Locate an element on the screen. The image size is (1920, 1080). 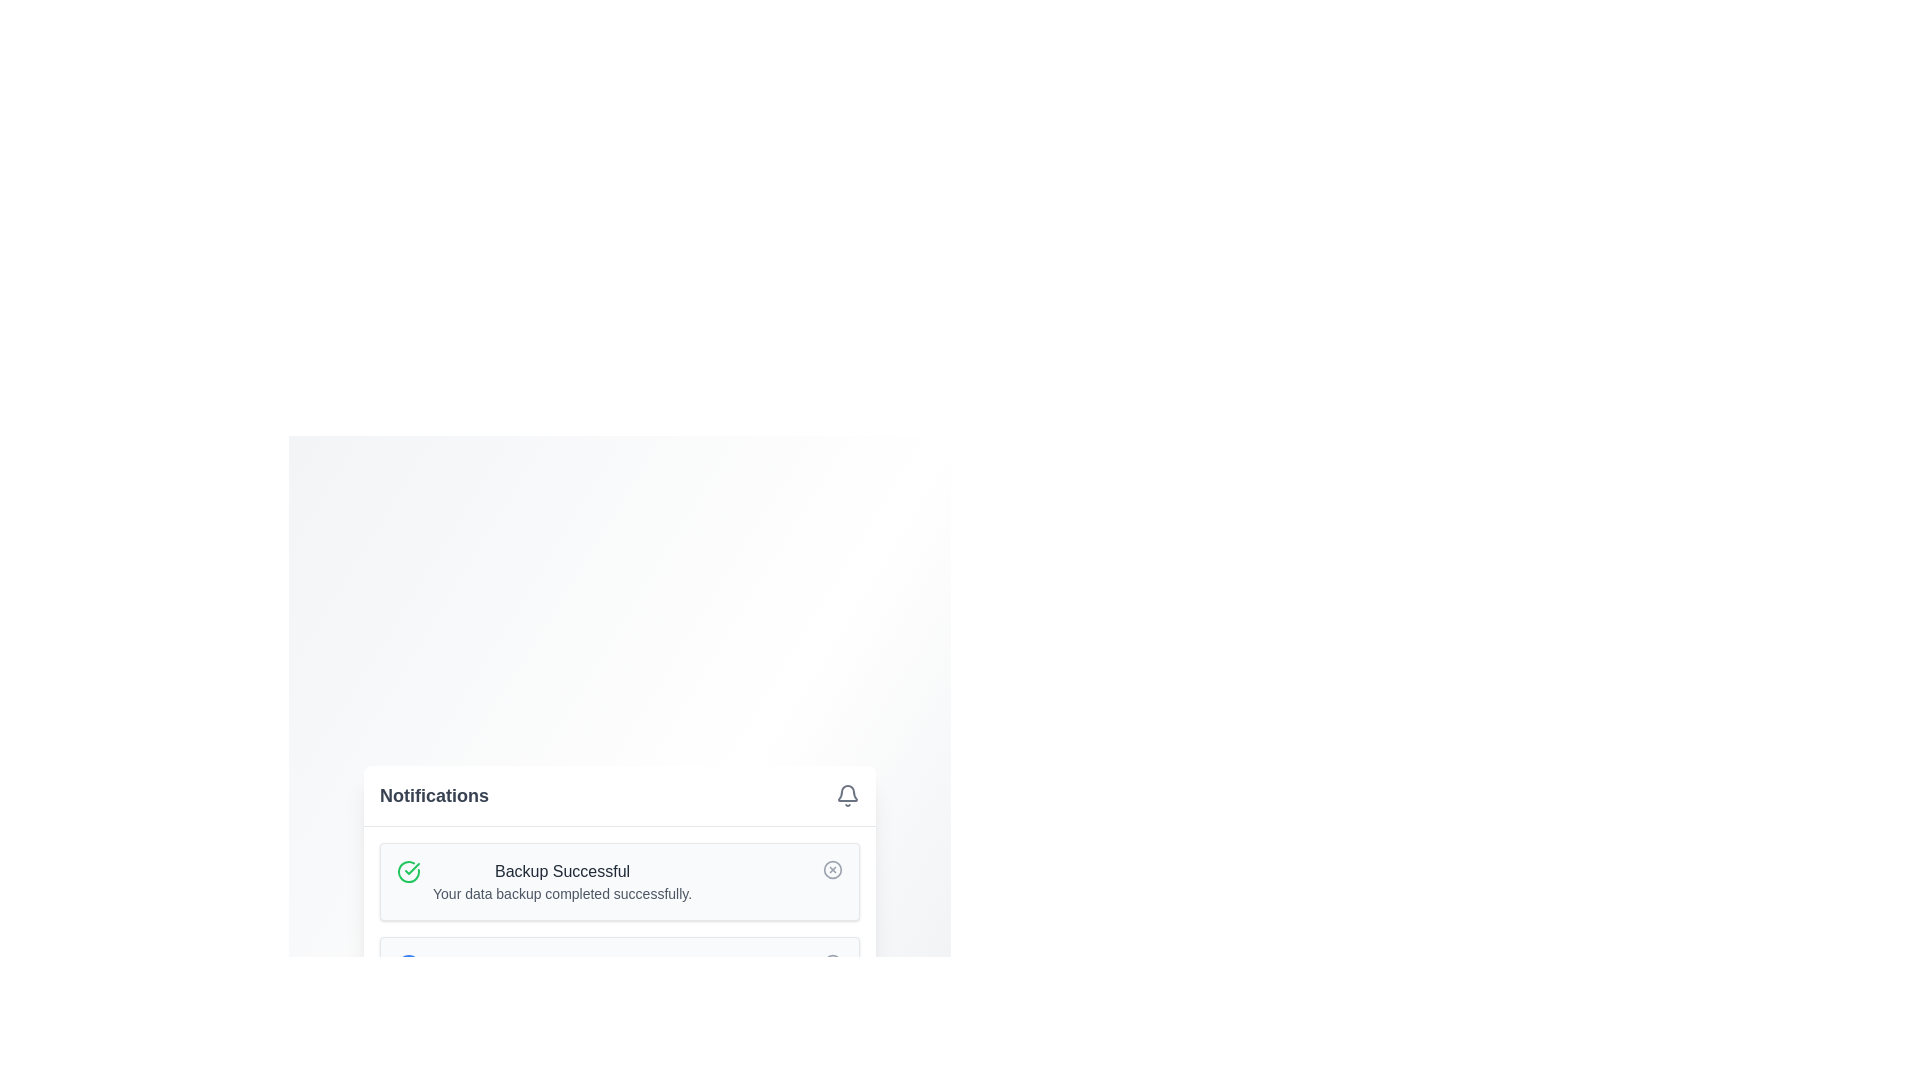
the decorative circular vector graphic element that is part of the close button in the notifications interface, located at the bottom-right corner is located at coordinates (833, 963).